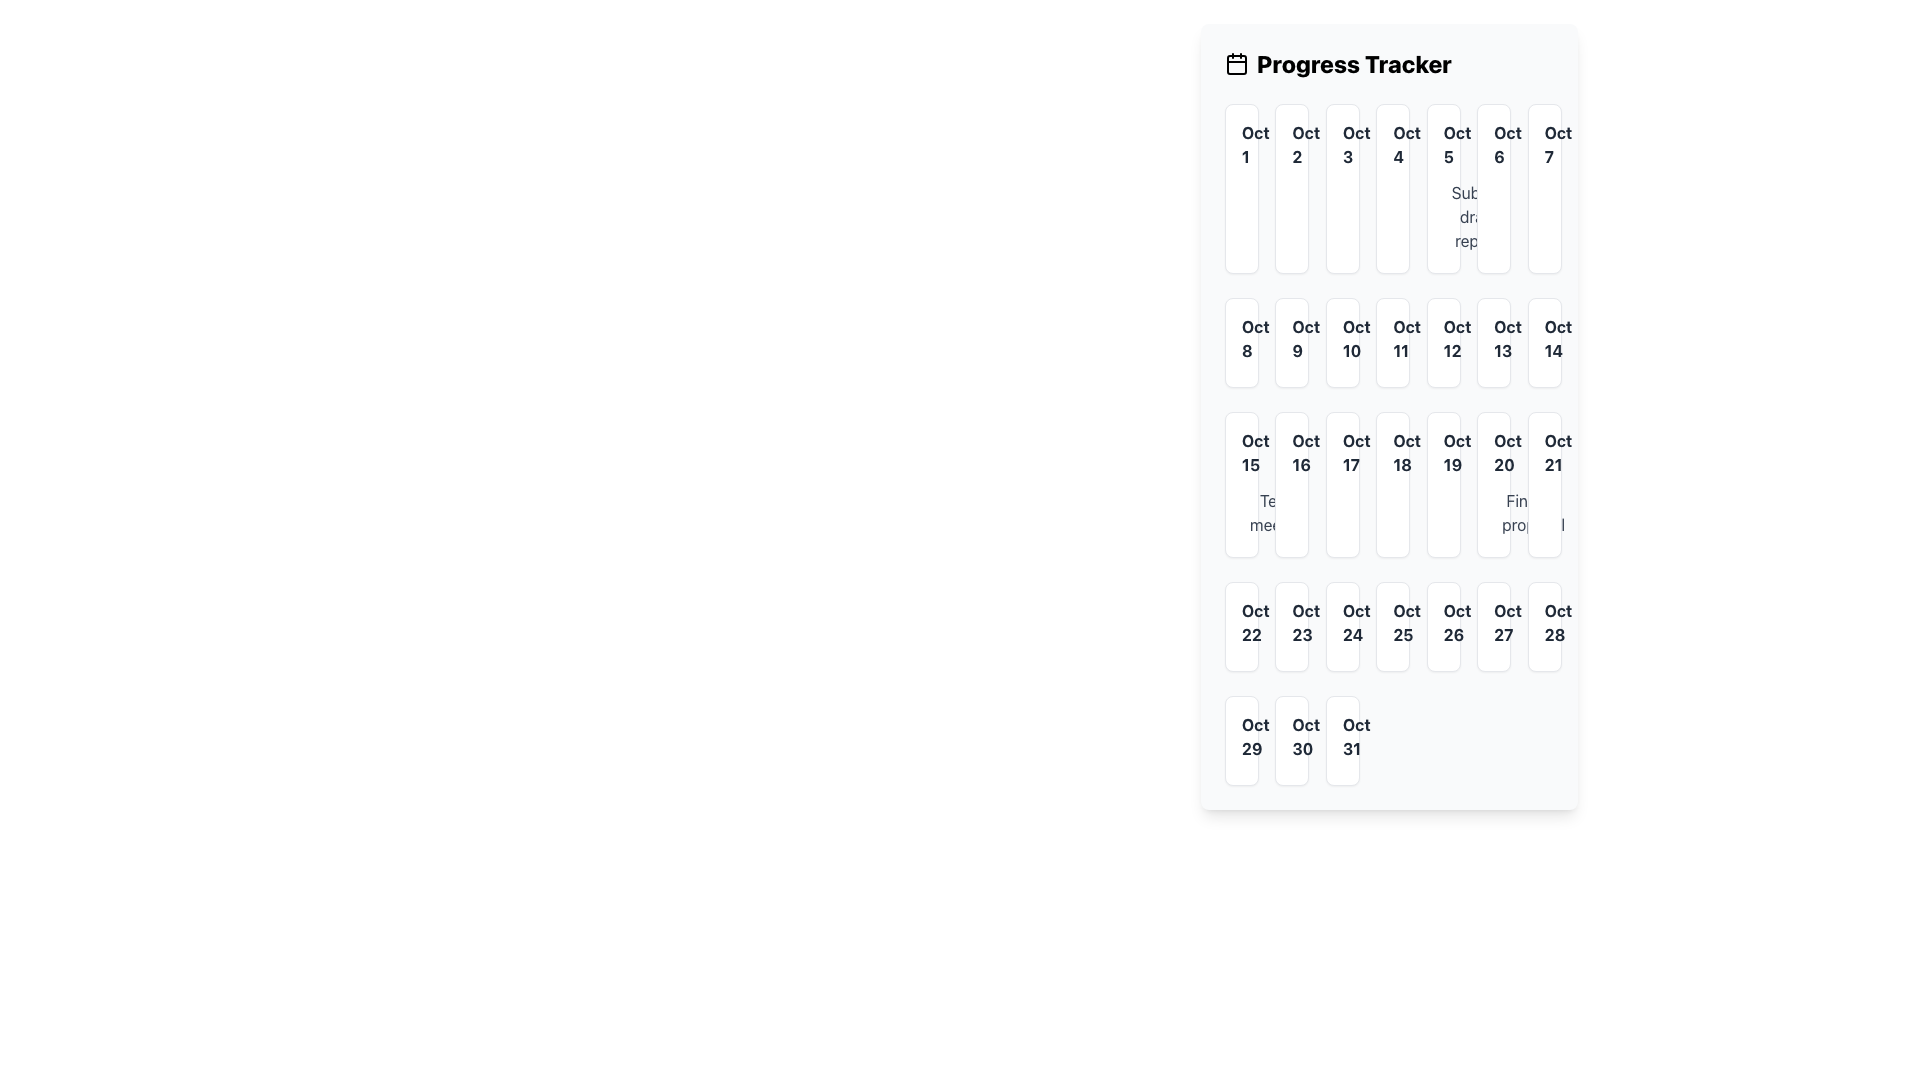 This screenshot has height=1080, width=1920. Describe the element at coordinates (1494, 189) in the screenshot. I see `the Calendar day card representing October 6th, which is located in the first row and sixth column of the grid layout` at that location.